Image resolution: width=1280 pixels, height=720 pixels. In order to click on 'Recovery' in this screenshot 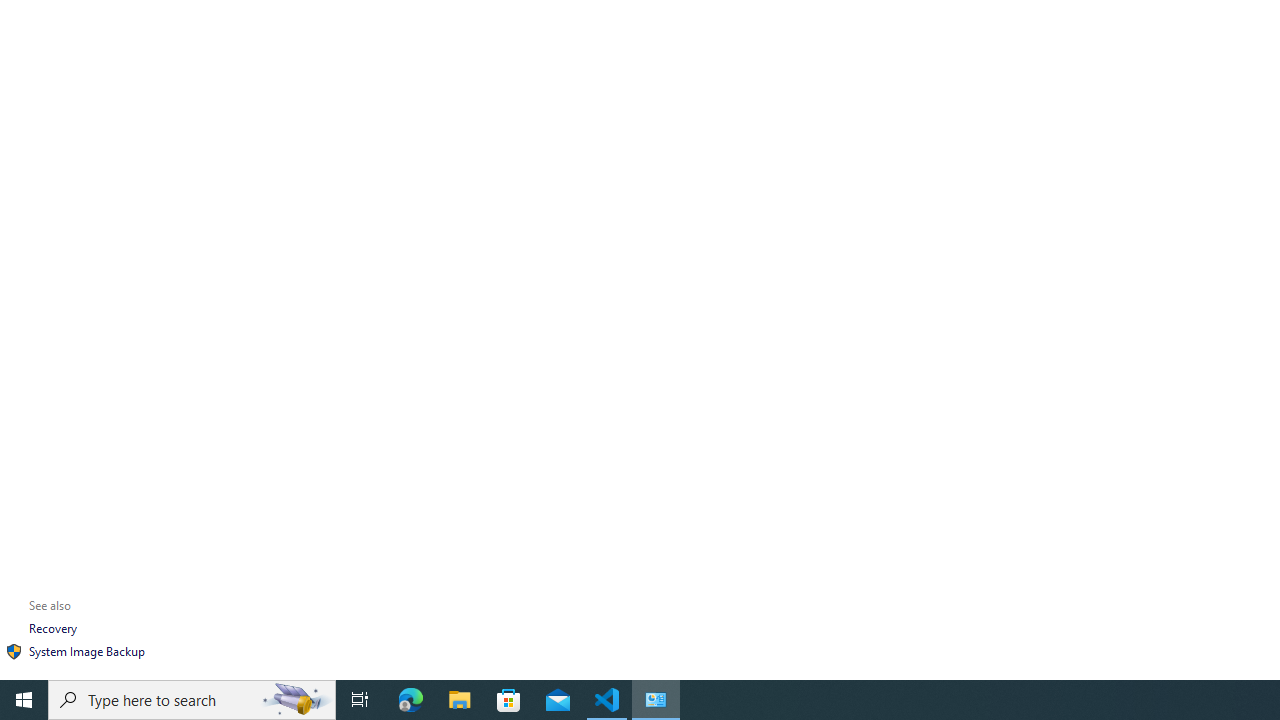, I will do `click(53, 627)`.